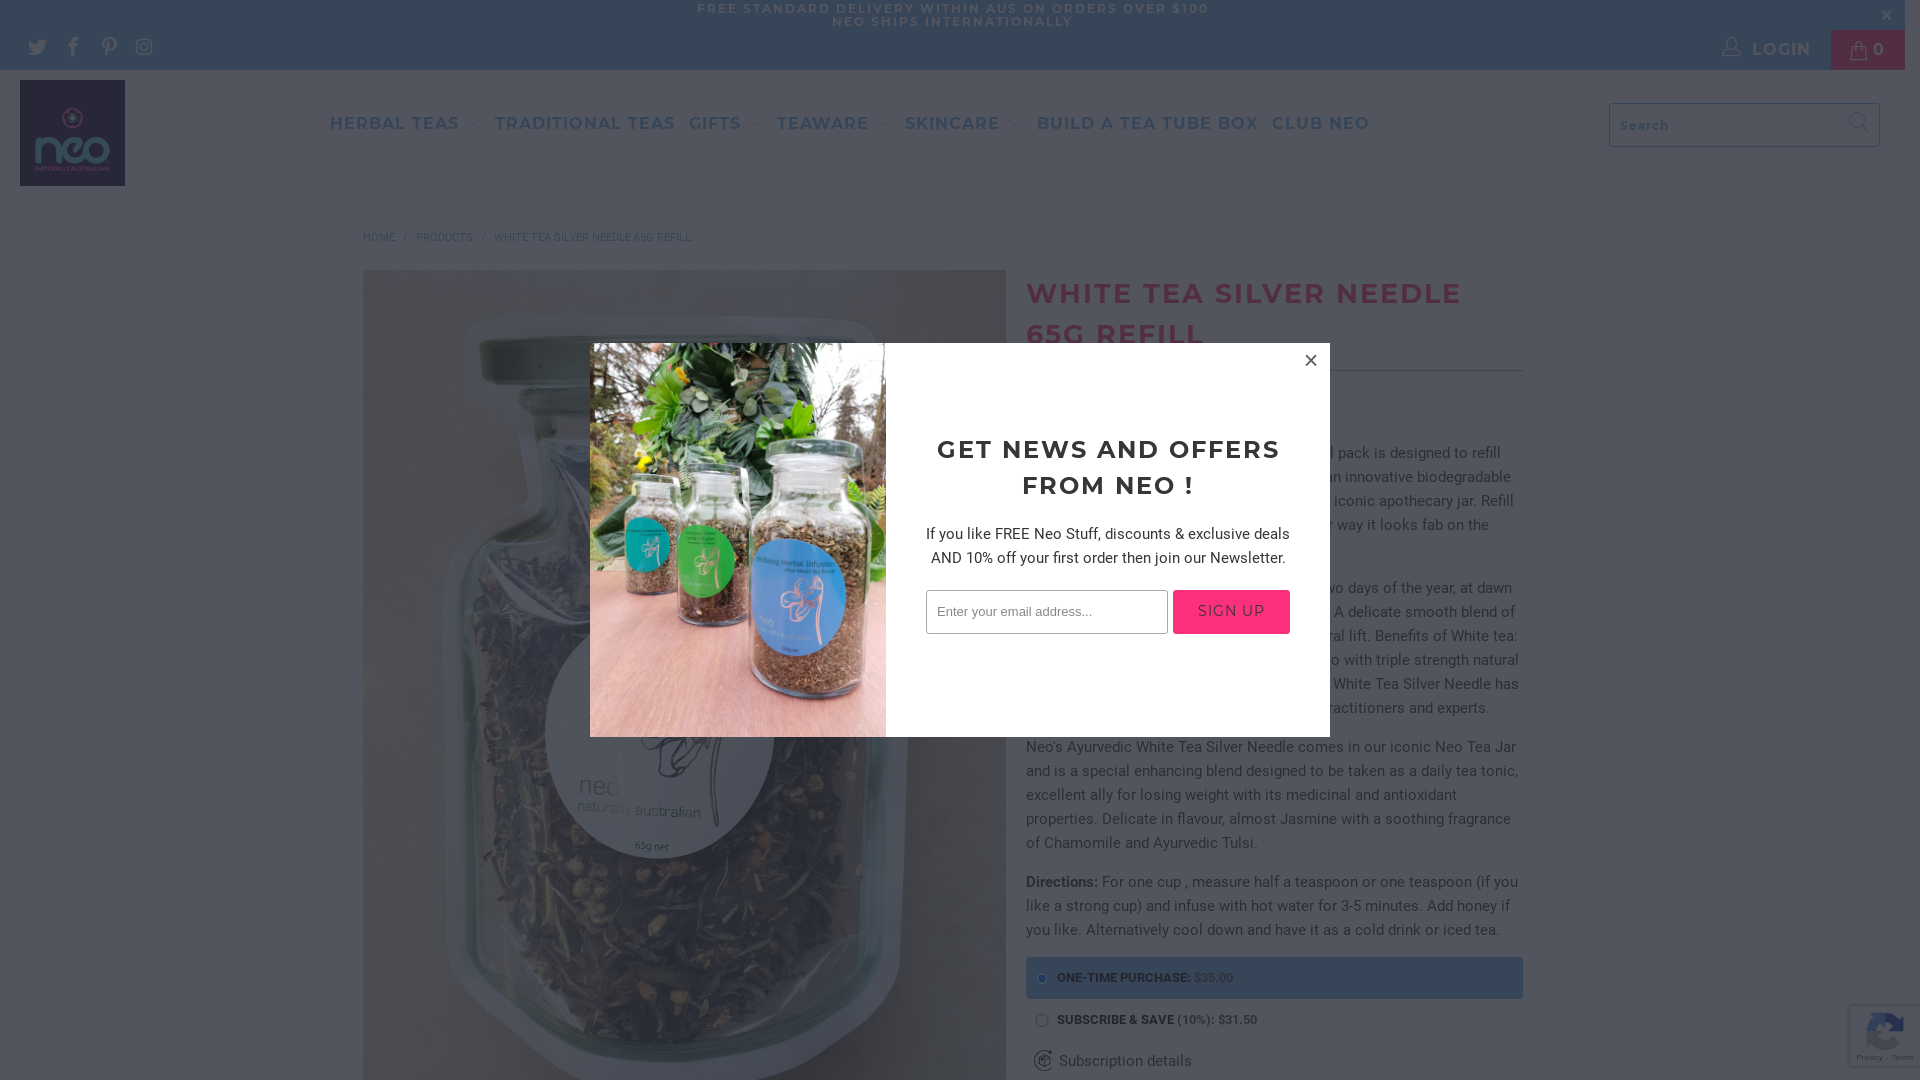 This screenshot has height=1080, width=1920. Describe the element at coordinates (1767, 49) in the screenshot. I see `'LOGIN'` at that location.